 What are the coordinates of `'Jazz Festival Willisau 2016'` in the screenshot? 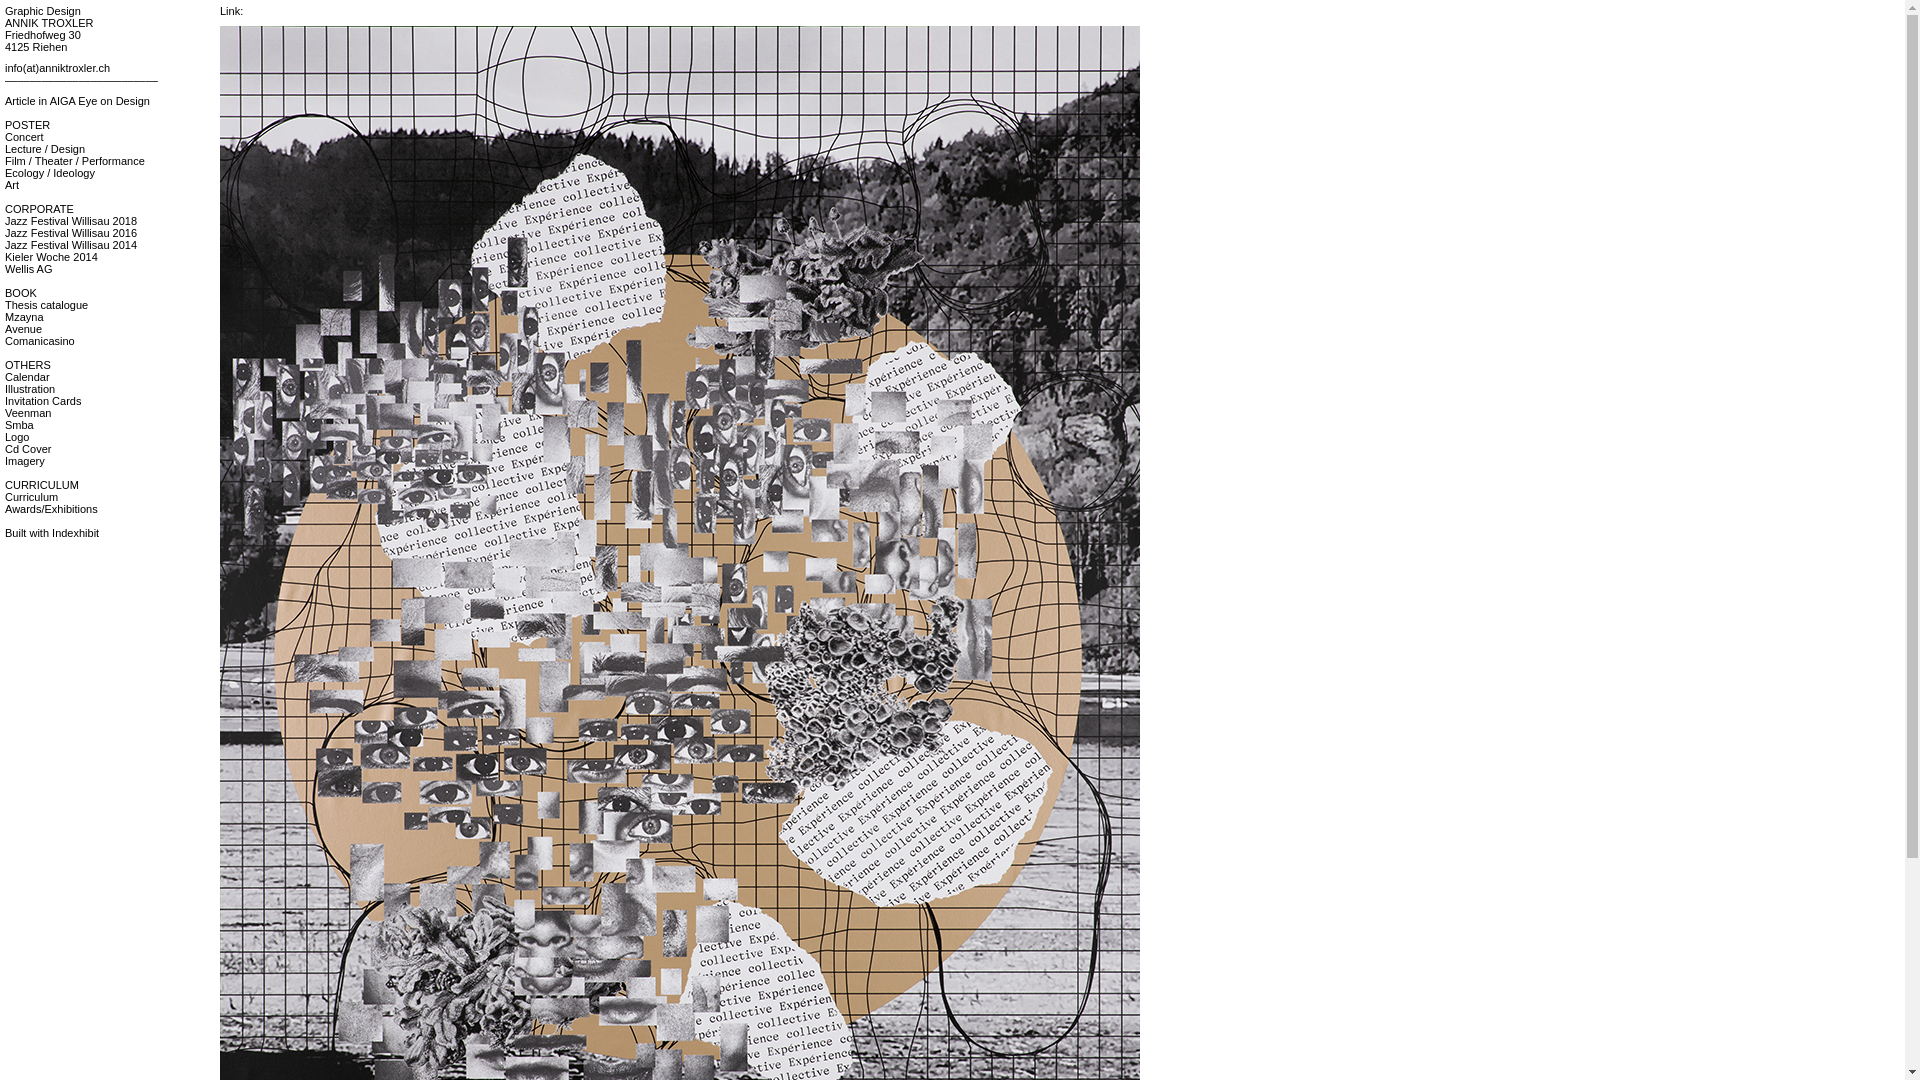 It's located at (4, 231).